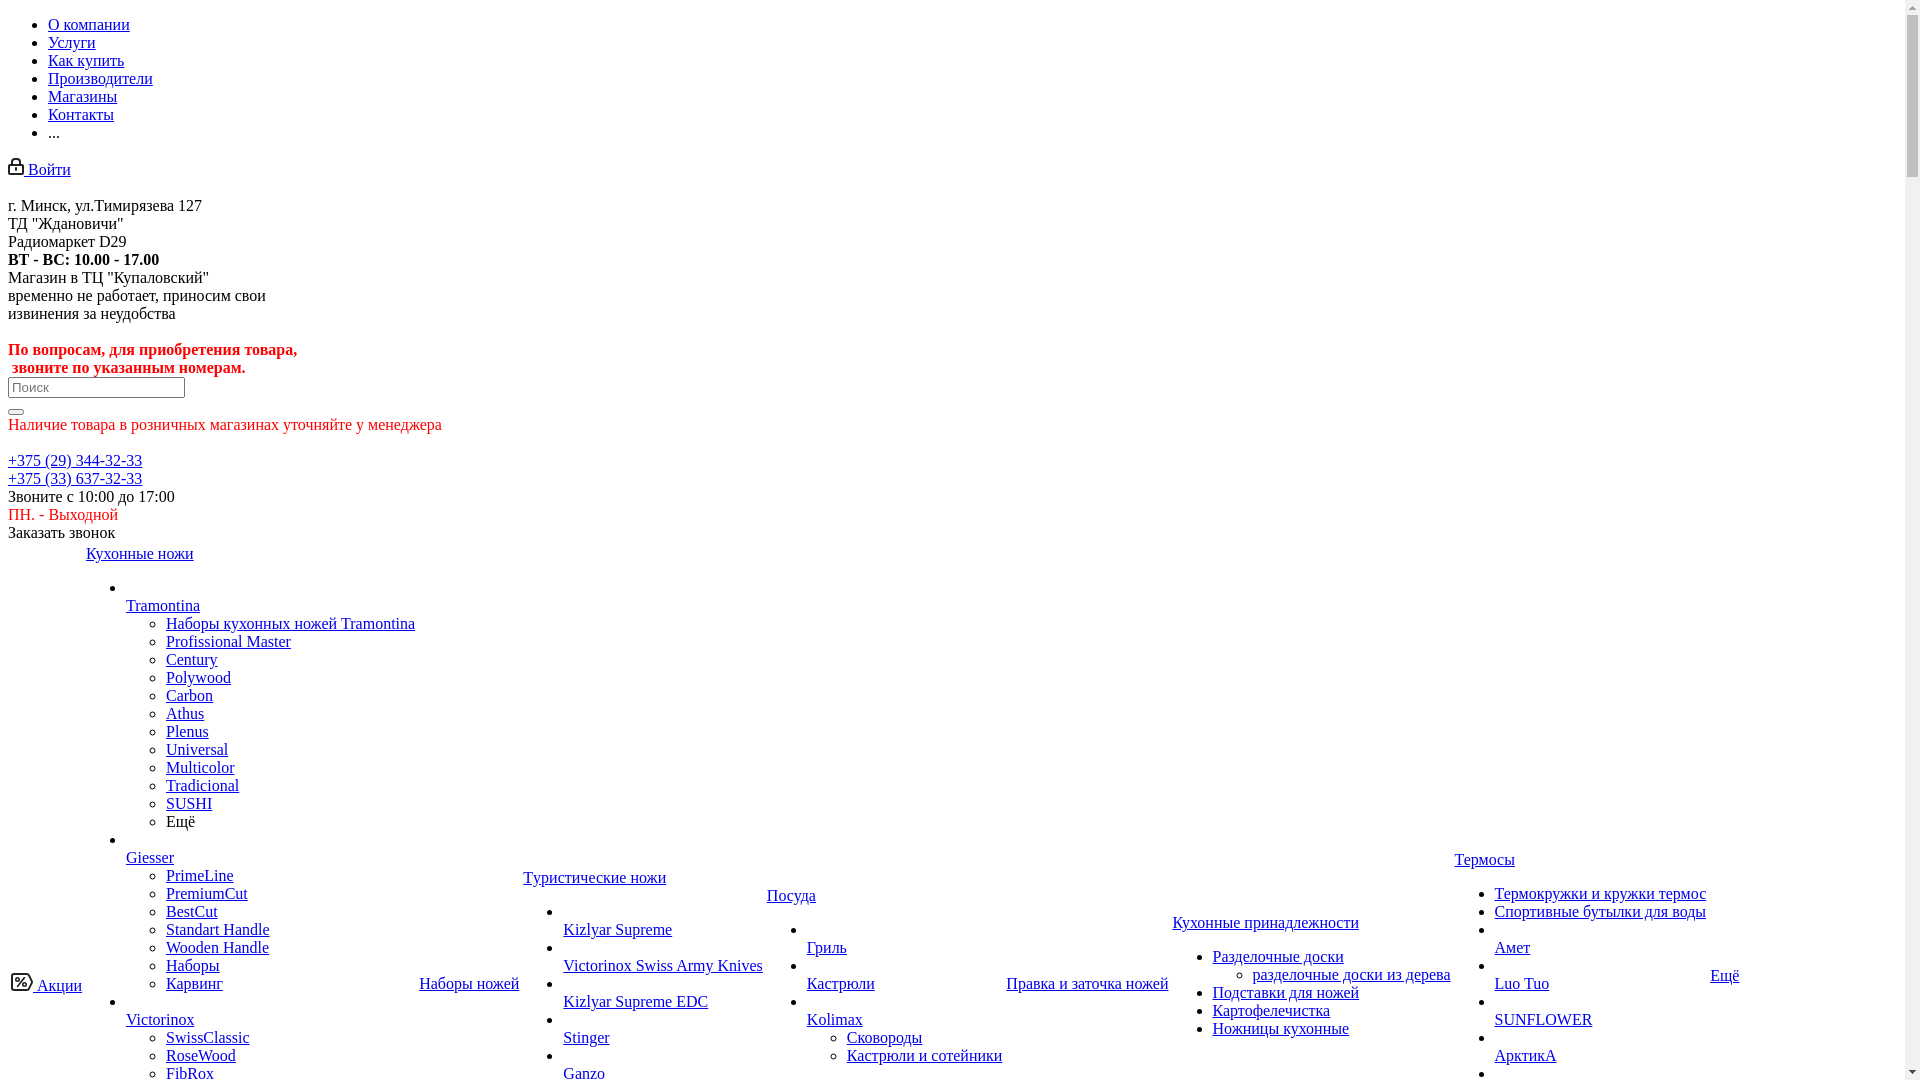 Image resolution: width=1920 pixels, height=1080 pixels. Describe the element at coordinates (166, 911) in the screenshot. I see `'BestCut'` at that location.